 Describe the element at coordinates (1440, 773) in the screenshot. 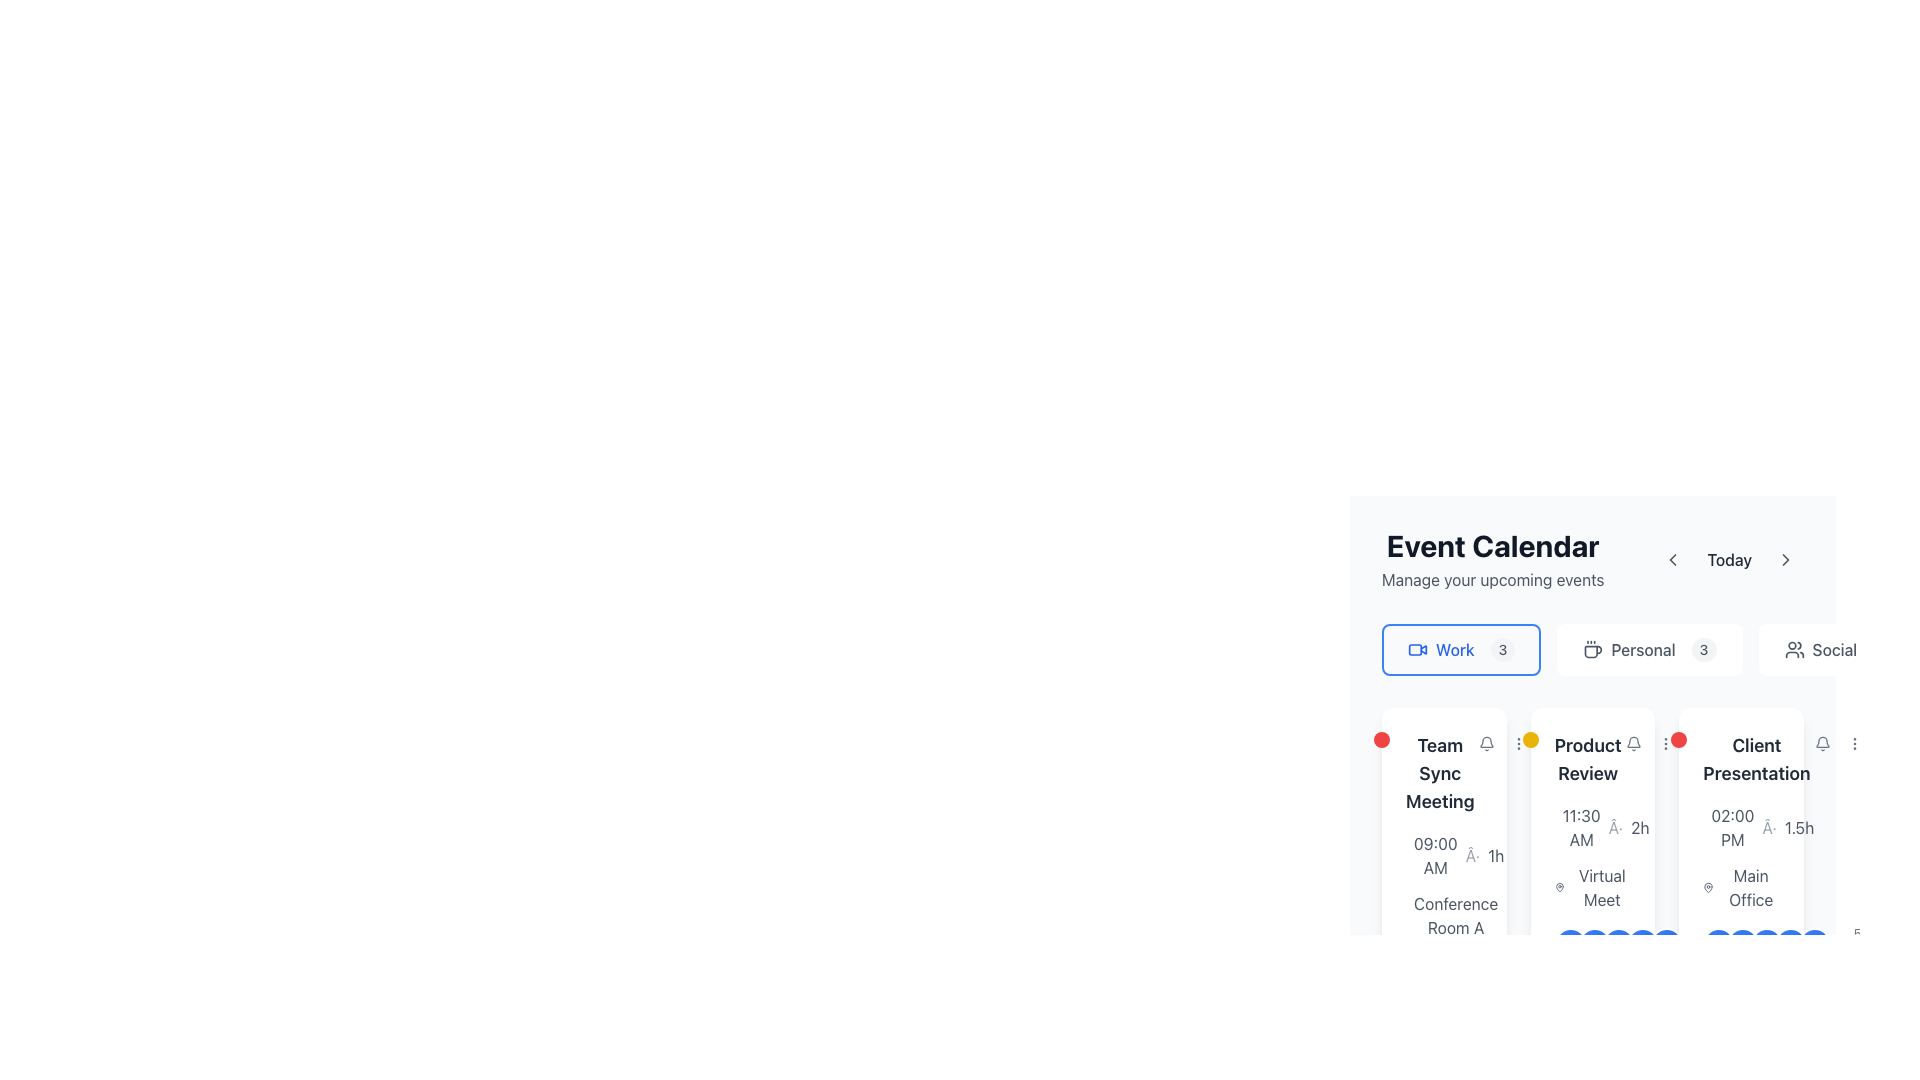

I see `the Text label that serves as the title of the scheduled event, located in the top left of the first event card under the 'Work' category` at that location.